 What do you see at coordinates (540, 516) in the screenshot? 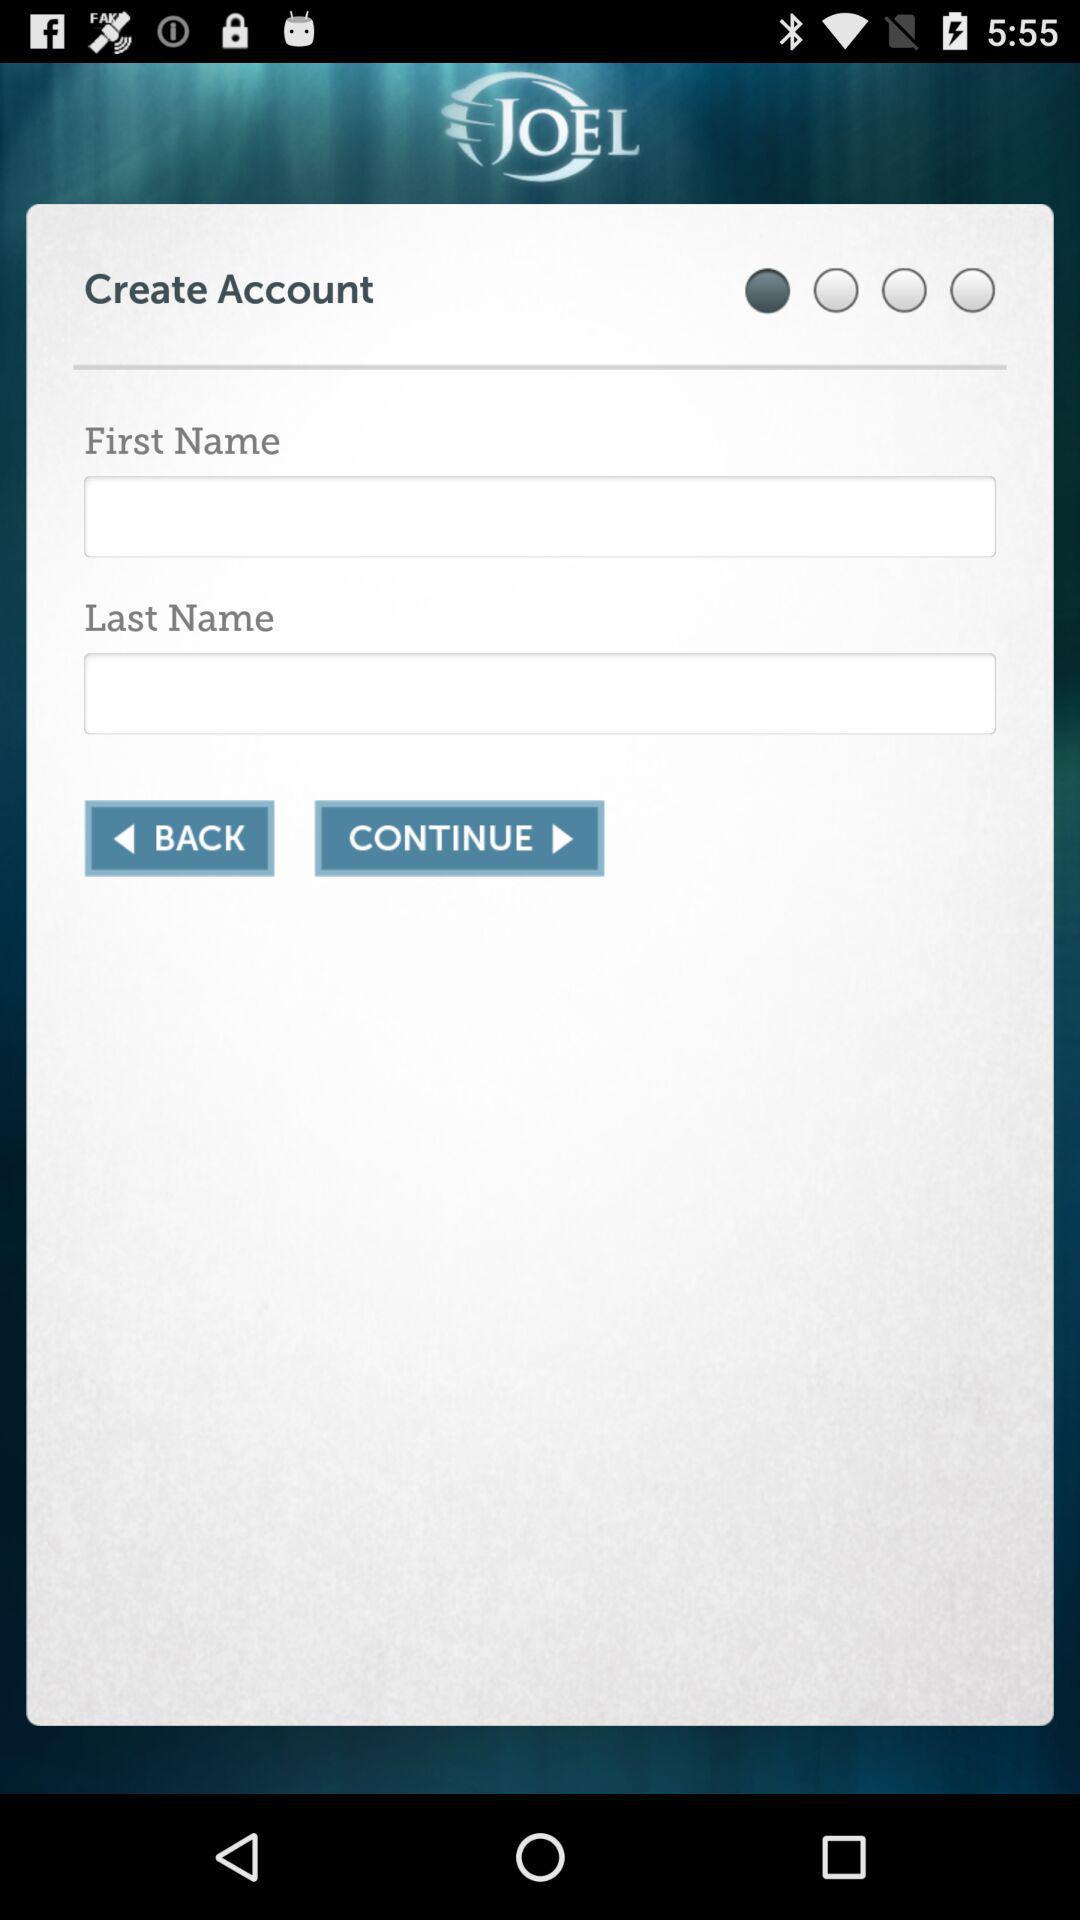
I see `input first name` at bounding box center [540, 516].